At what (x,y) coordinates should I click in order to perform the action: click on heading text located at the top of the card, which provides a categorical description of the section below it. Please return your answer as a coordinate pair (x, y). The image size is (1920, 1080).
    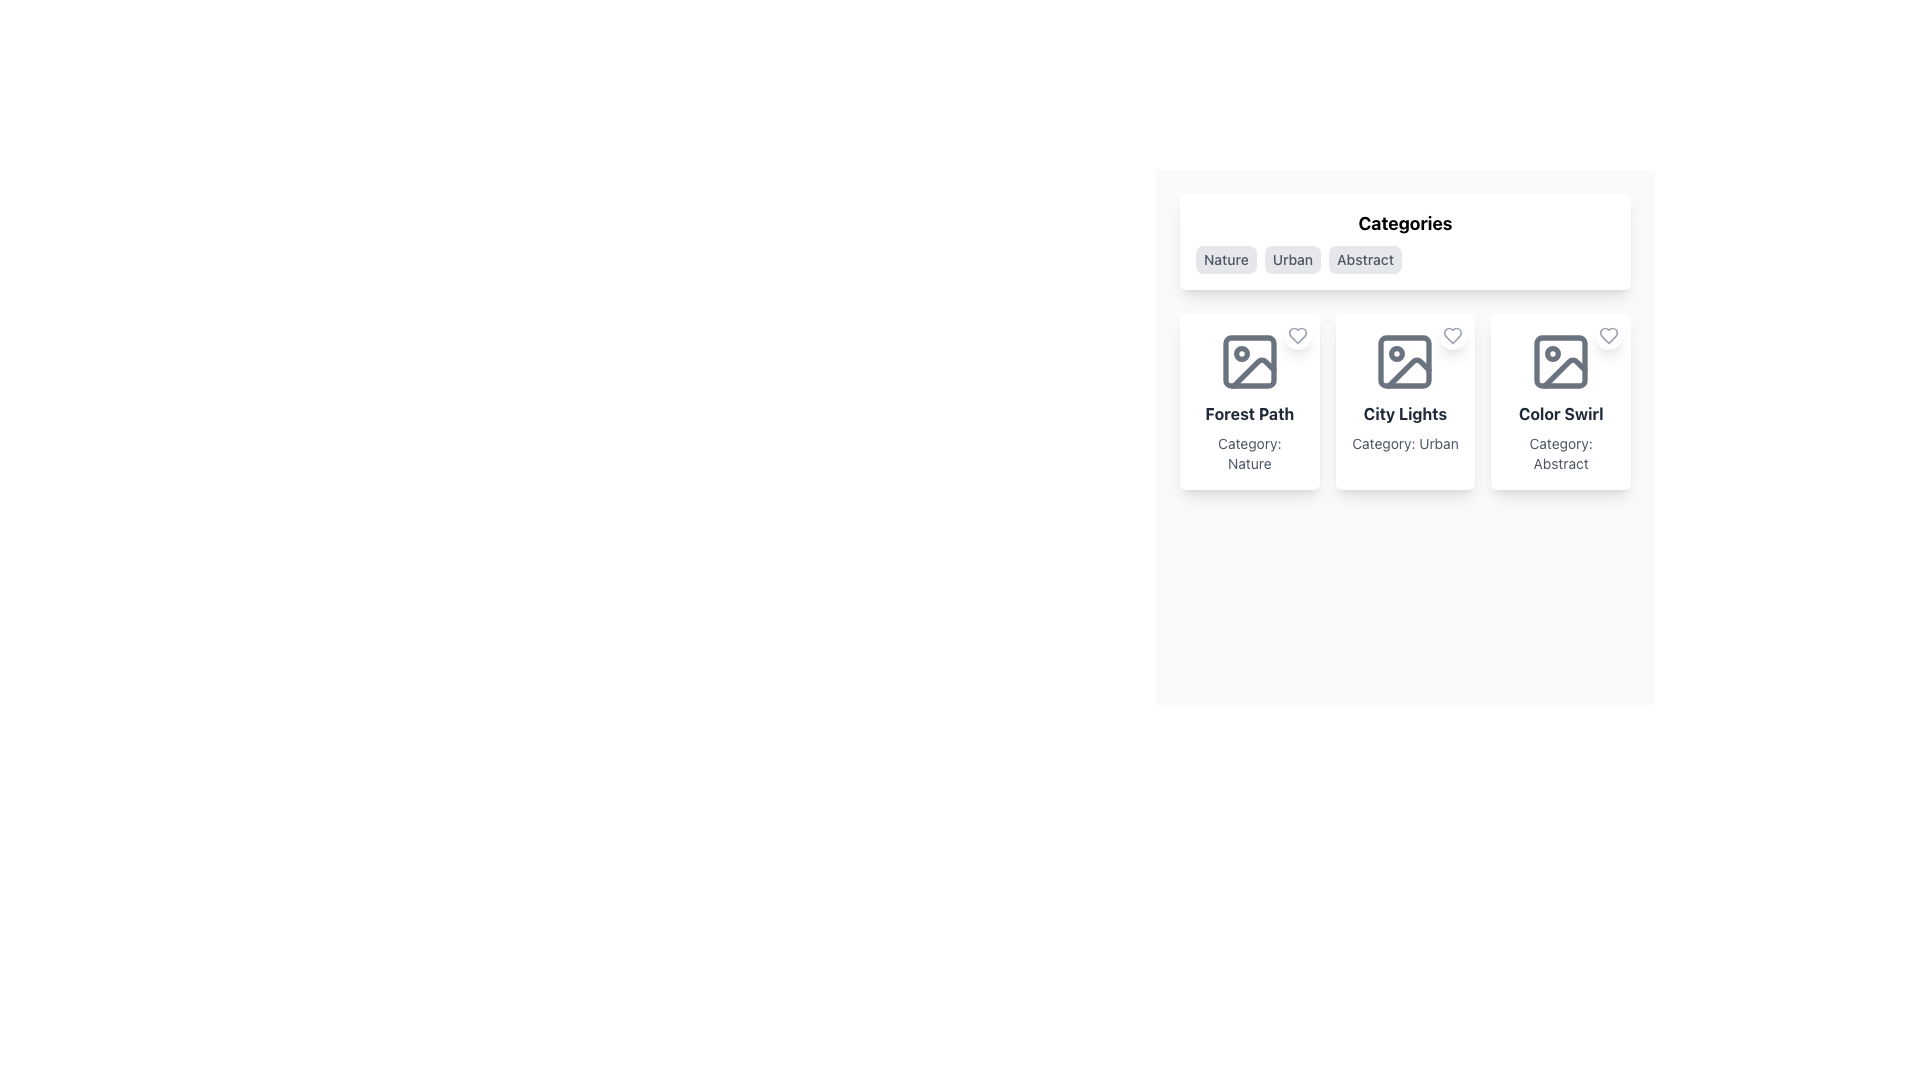
    Looking at the image, I should click on (1404, 223).